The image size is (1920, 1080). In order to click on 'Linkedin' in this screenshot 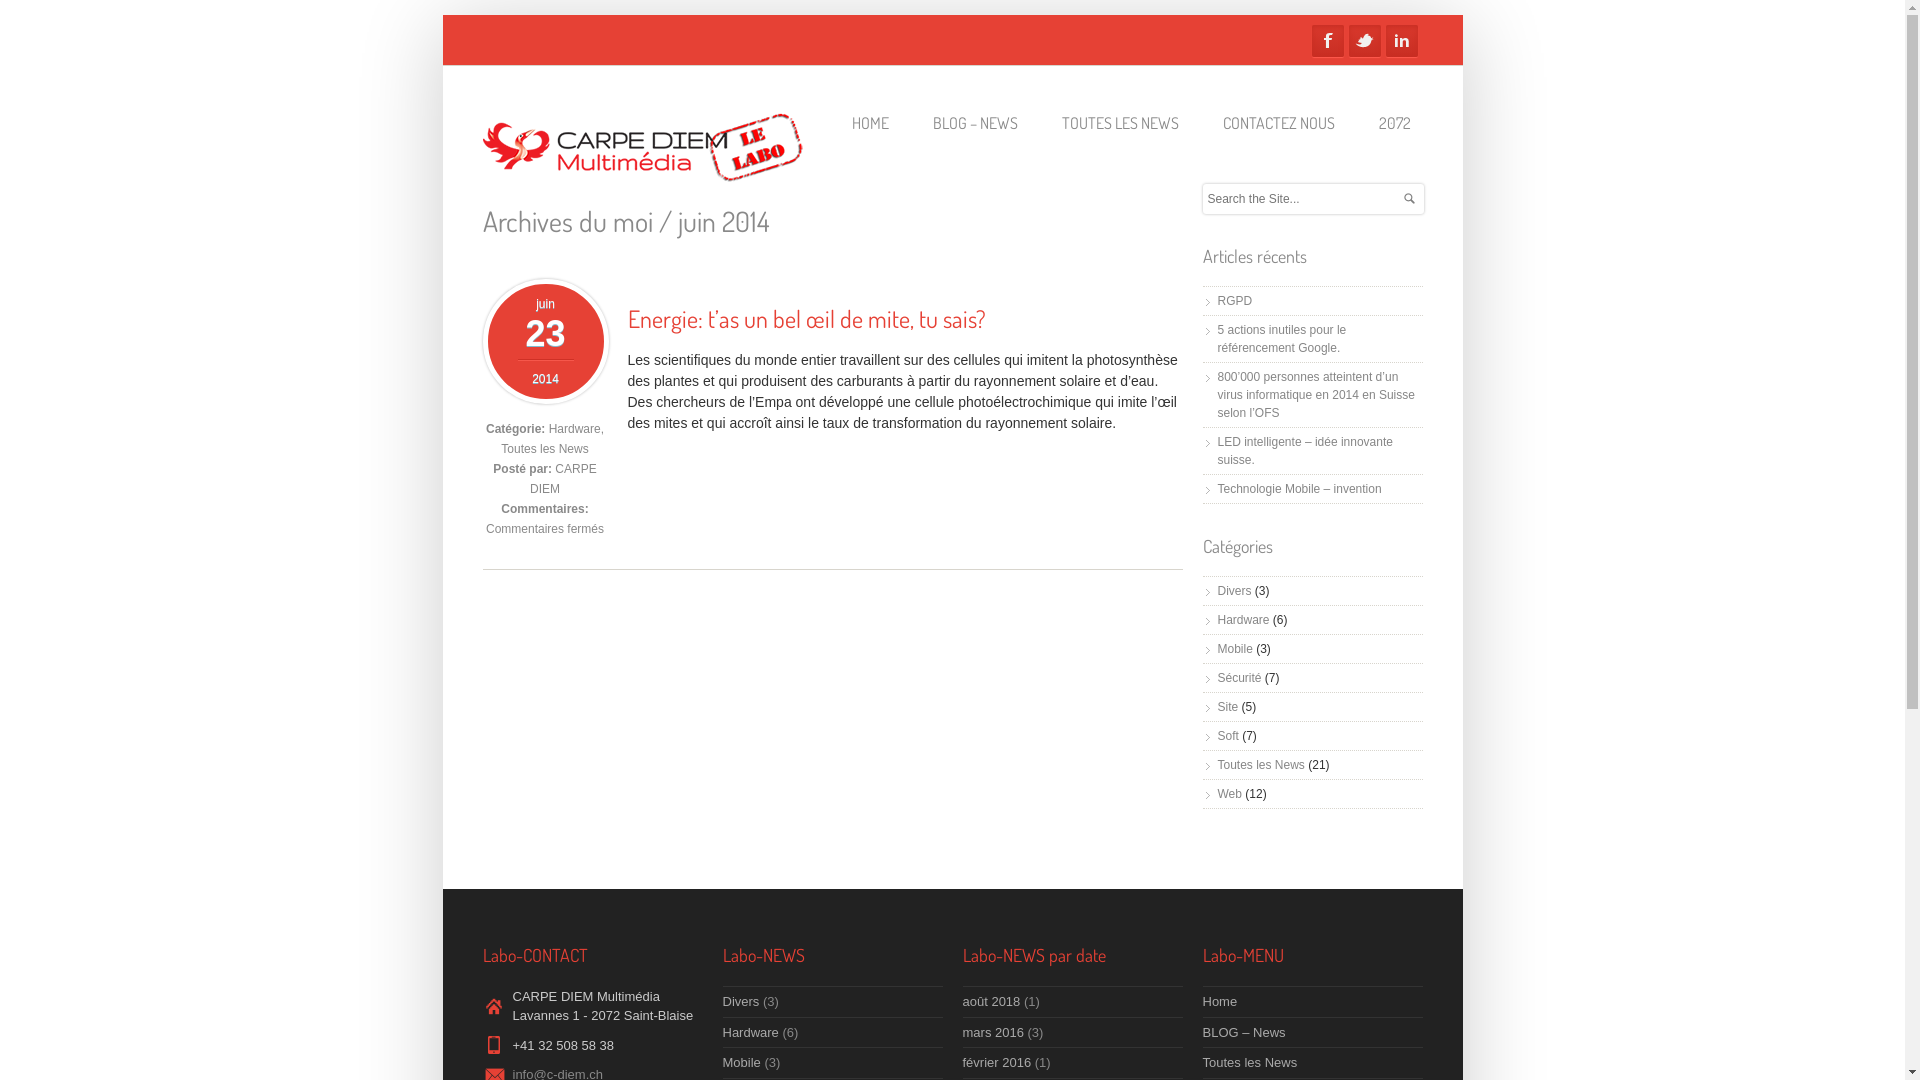, I will do `click(1400, 41)`.